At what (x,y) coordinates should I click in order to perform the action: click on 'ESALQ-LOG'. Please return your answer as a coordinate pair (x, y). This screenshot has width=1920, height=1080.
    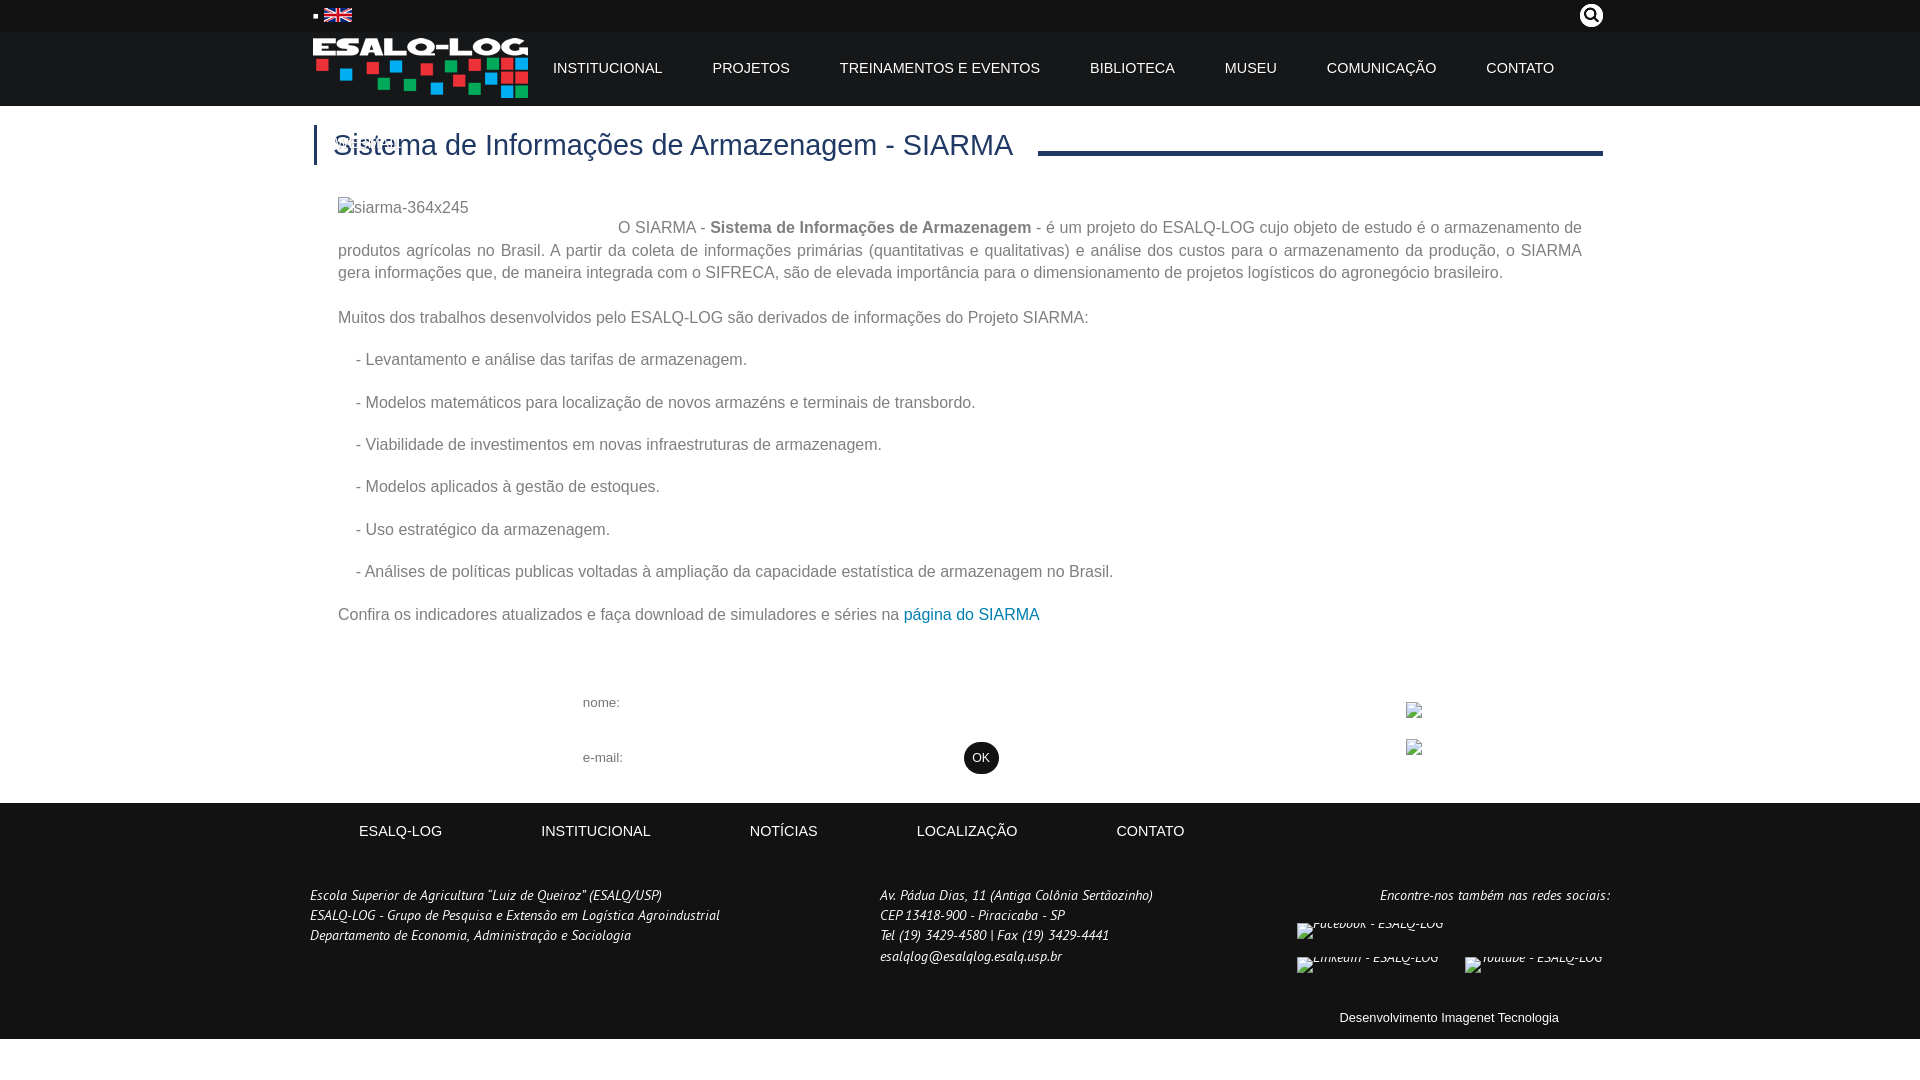
    Looking at the image, I should click on (419, 67).